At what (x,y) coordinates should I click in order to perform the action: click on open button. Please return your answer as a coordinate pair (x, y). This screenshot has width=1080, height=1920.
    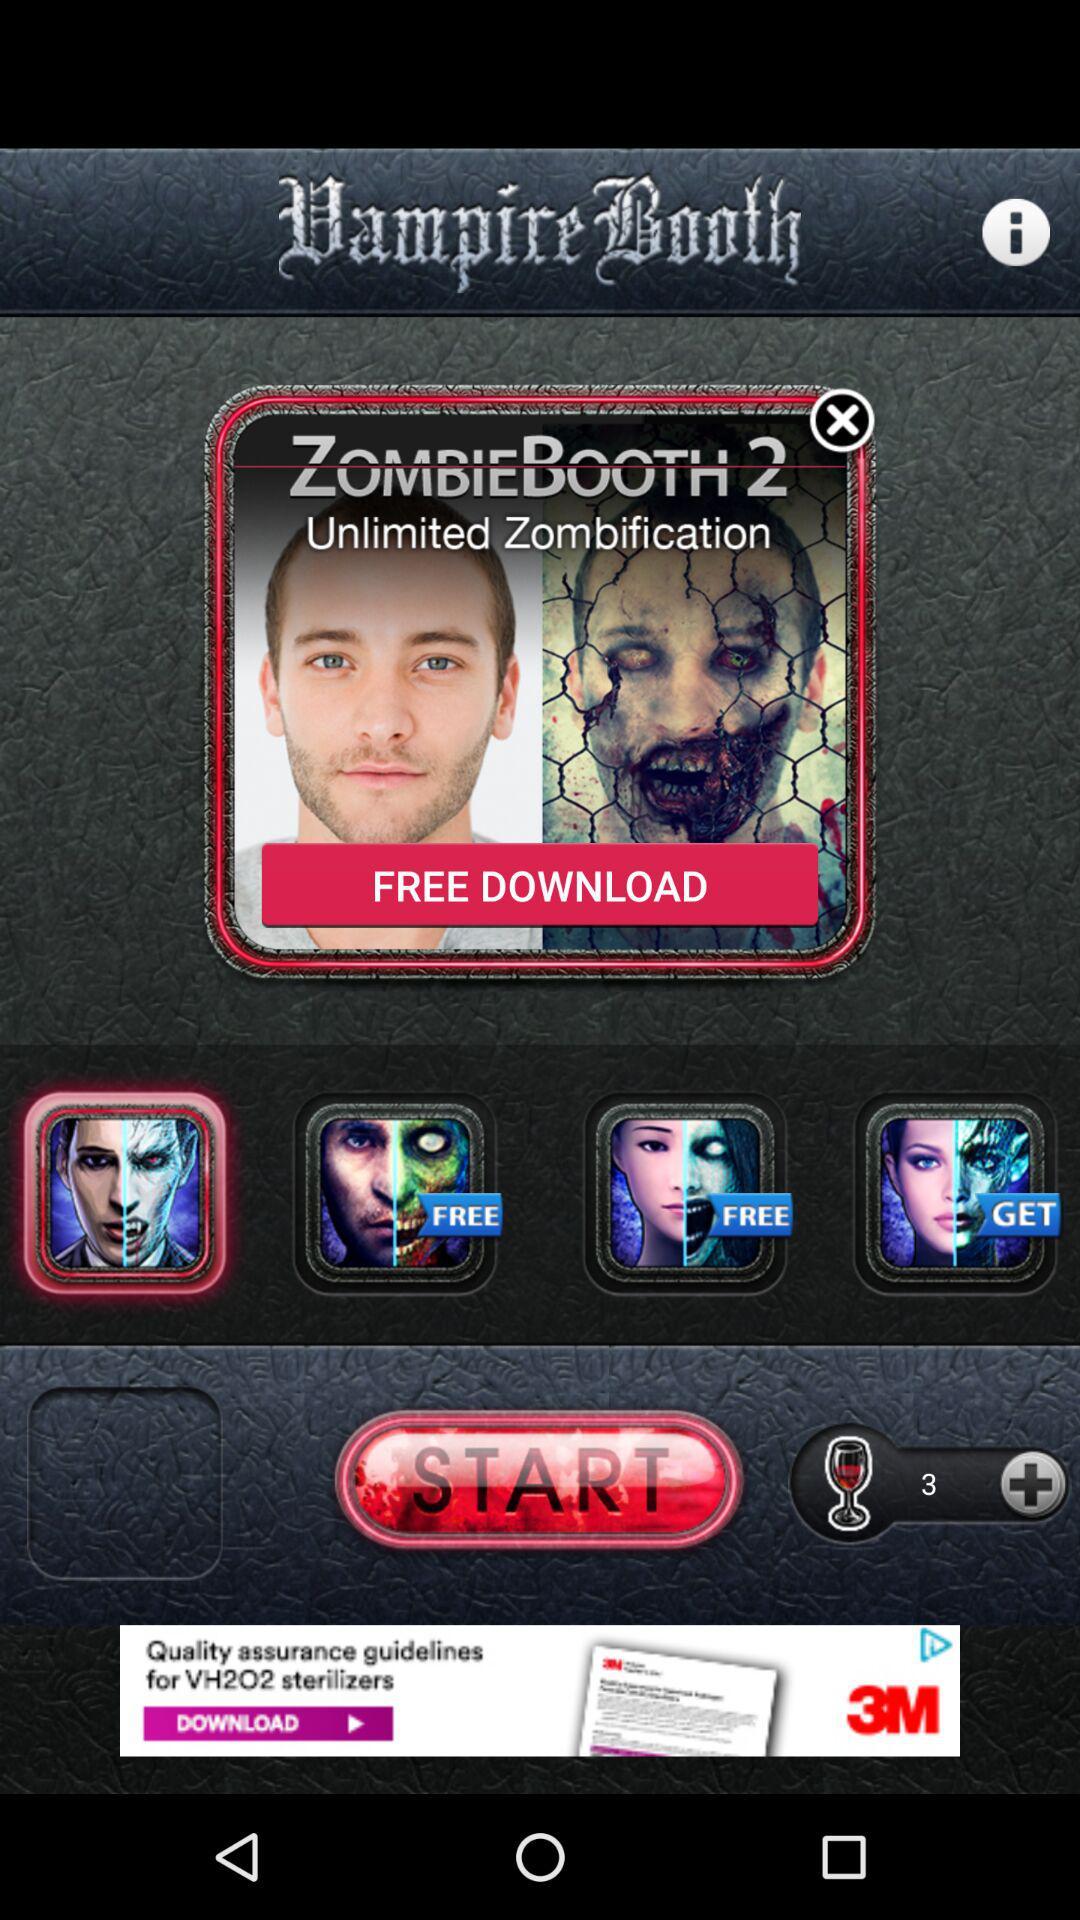
    Looking at the image, I should click on (538, 1483).